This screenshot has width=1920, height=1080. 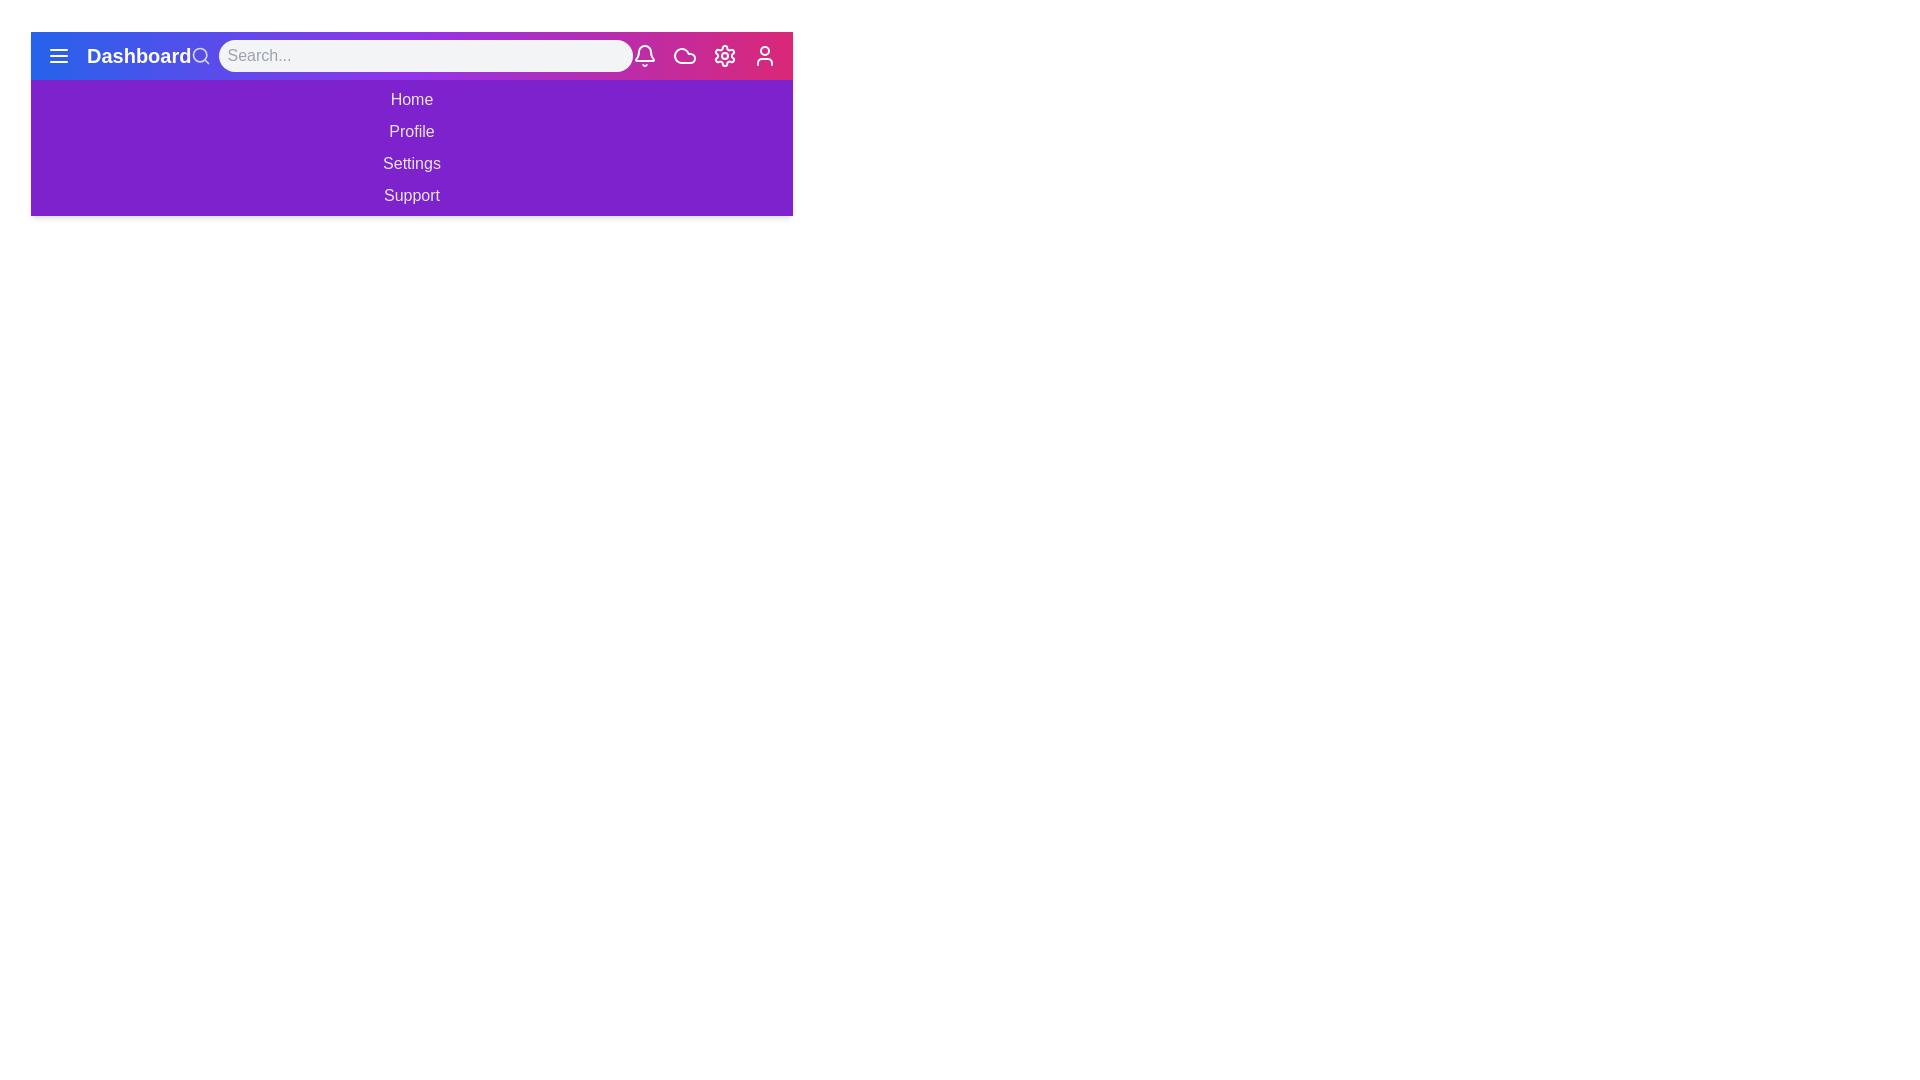 I want to click on the search bar and type the query 'example query', so click(x=425, y=55).